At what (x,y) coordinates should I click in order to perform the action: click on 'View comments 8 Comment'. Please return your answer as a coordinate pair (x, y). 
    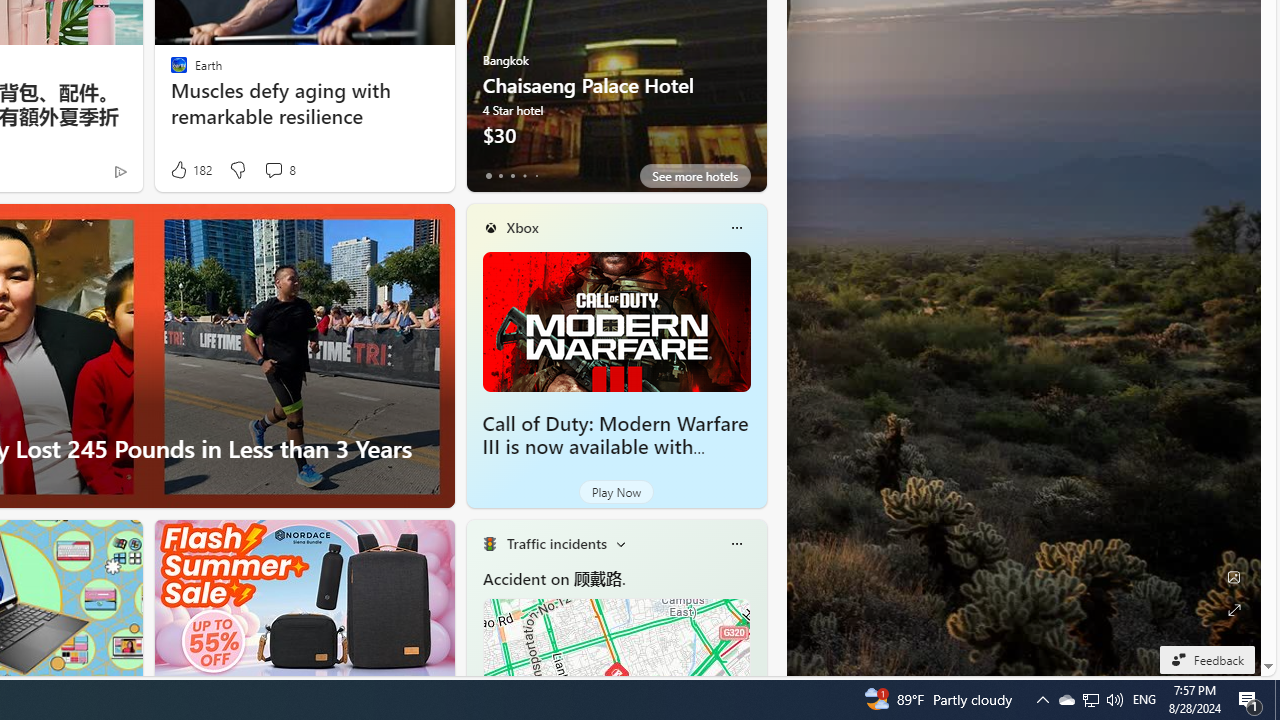
    Looking at the image, I should click on (272, 168).